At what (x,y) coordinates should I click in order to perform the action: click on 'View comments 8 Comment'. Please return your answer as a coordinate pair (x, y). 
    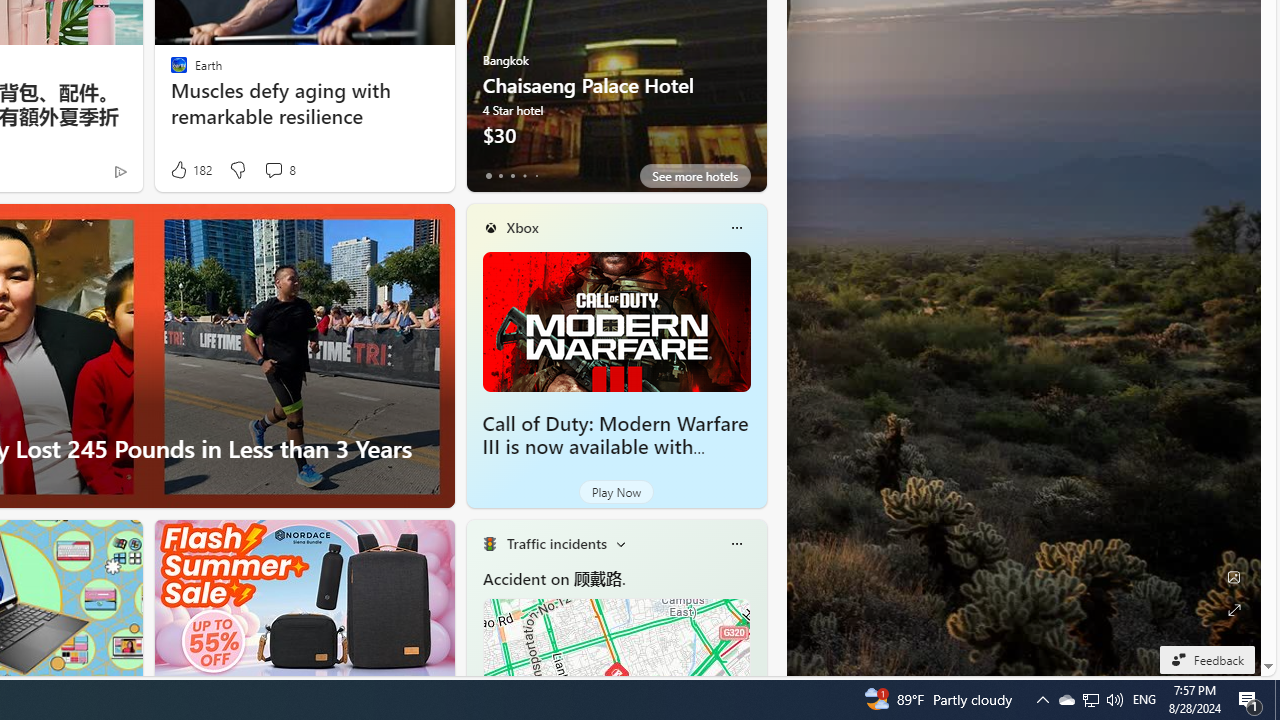
    Looking at the image, I should click on (272, 168).